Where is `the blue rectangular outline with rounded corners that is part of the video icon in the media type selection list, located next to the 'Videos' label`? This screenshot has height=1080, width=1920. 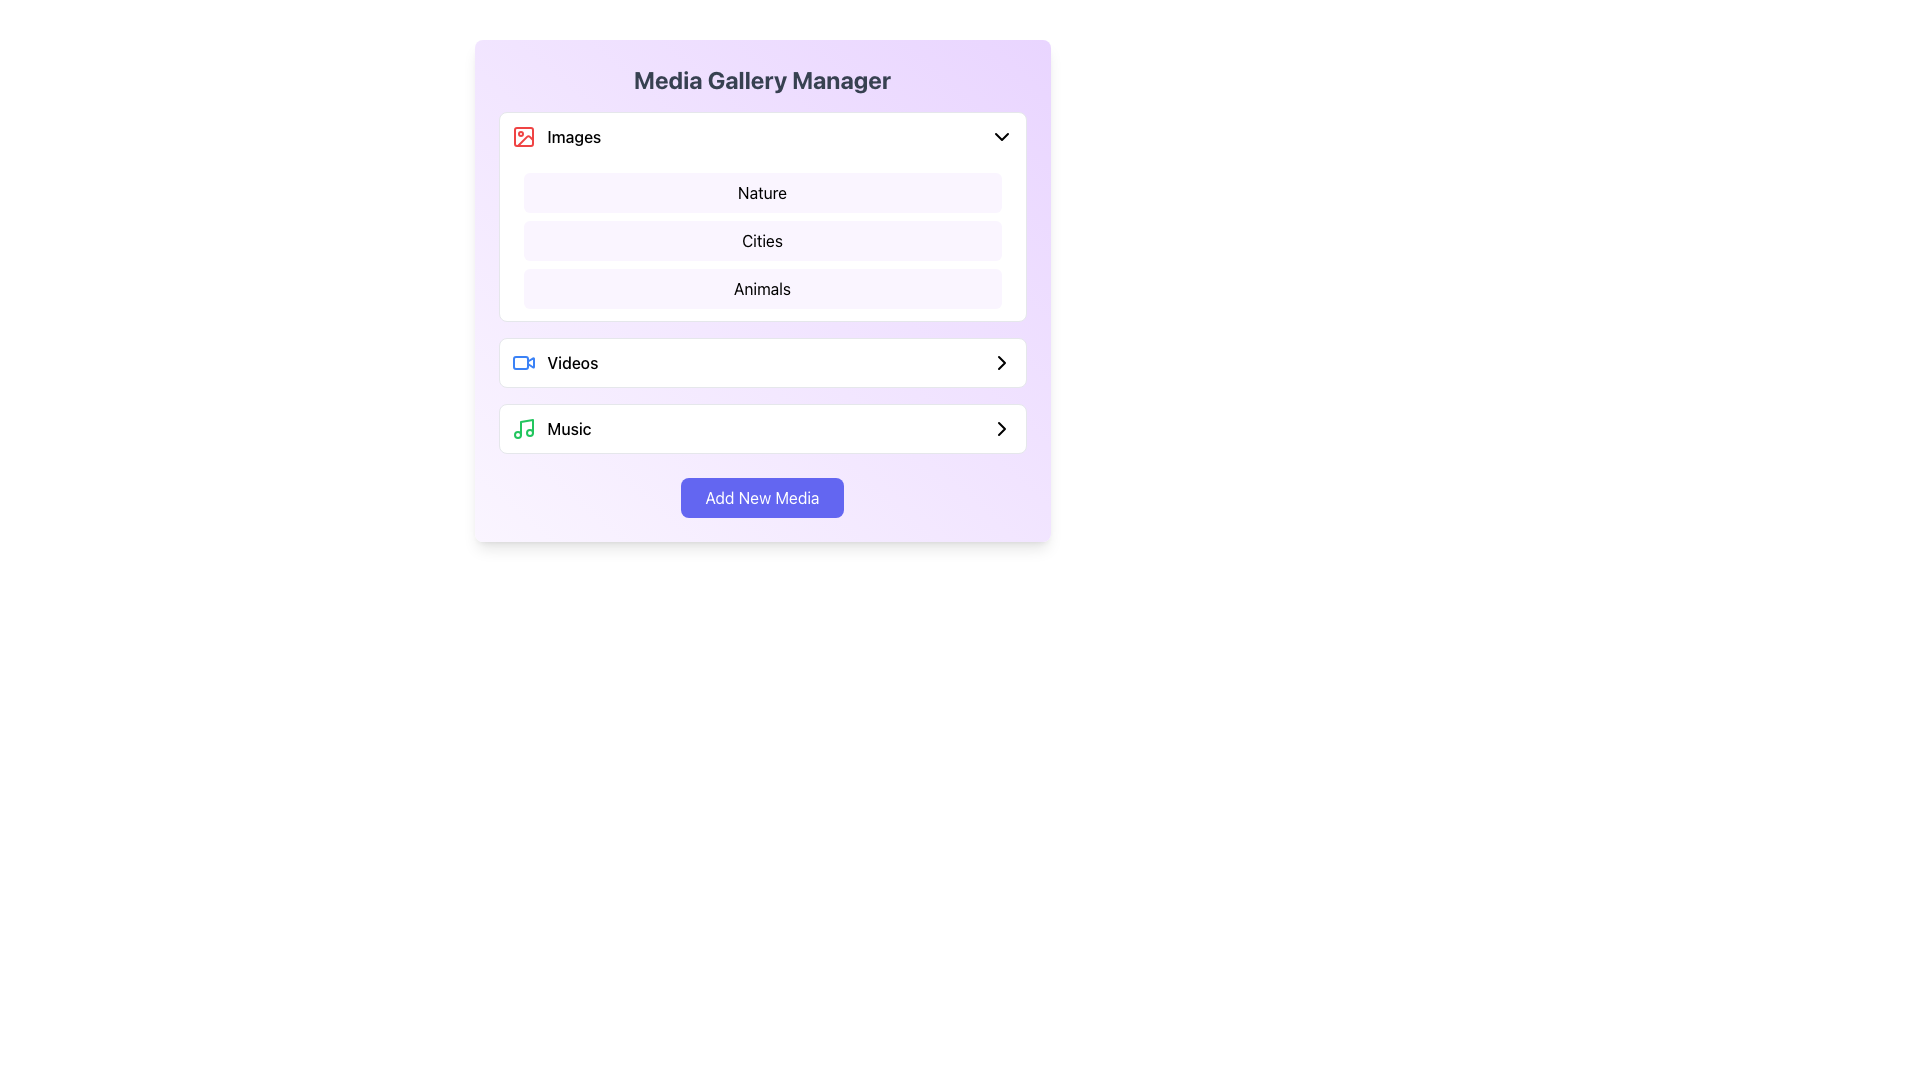 the blue rectangular outline with rounded corners that is part of the video icon in the media type selection list, located next to the 'Videos' label is located at coordinates (520, 362).